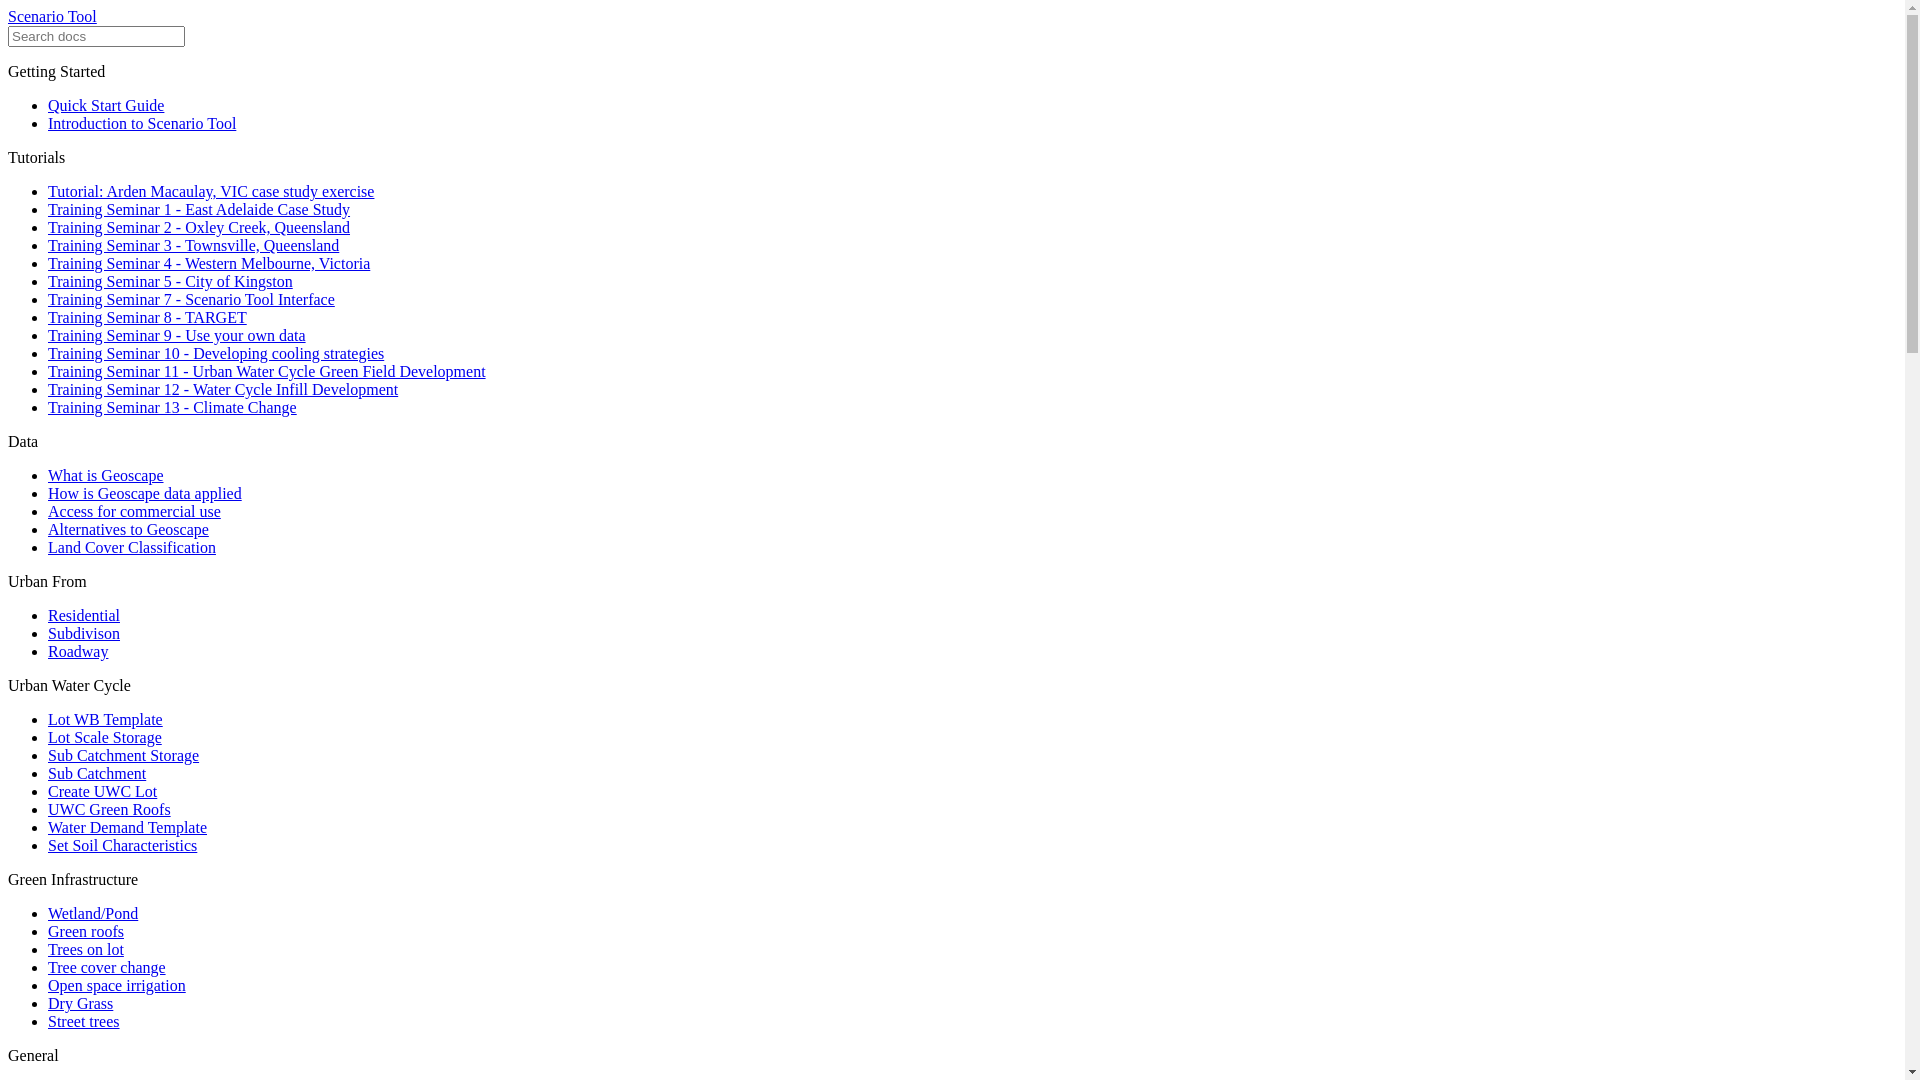  What do you see at coordinates (104, 105) in the screenshot?
I see `'Quick Start Guide'` at bounding box center [104, 105].